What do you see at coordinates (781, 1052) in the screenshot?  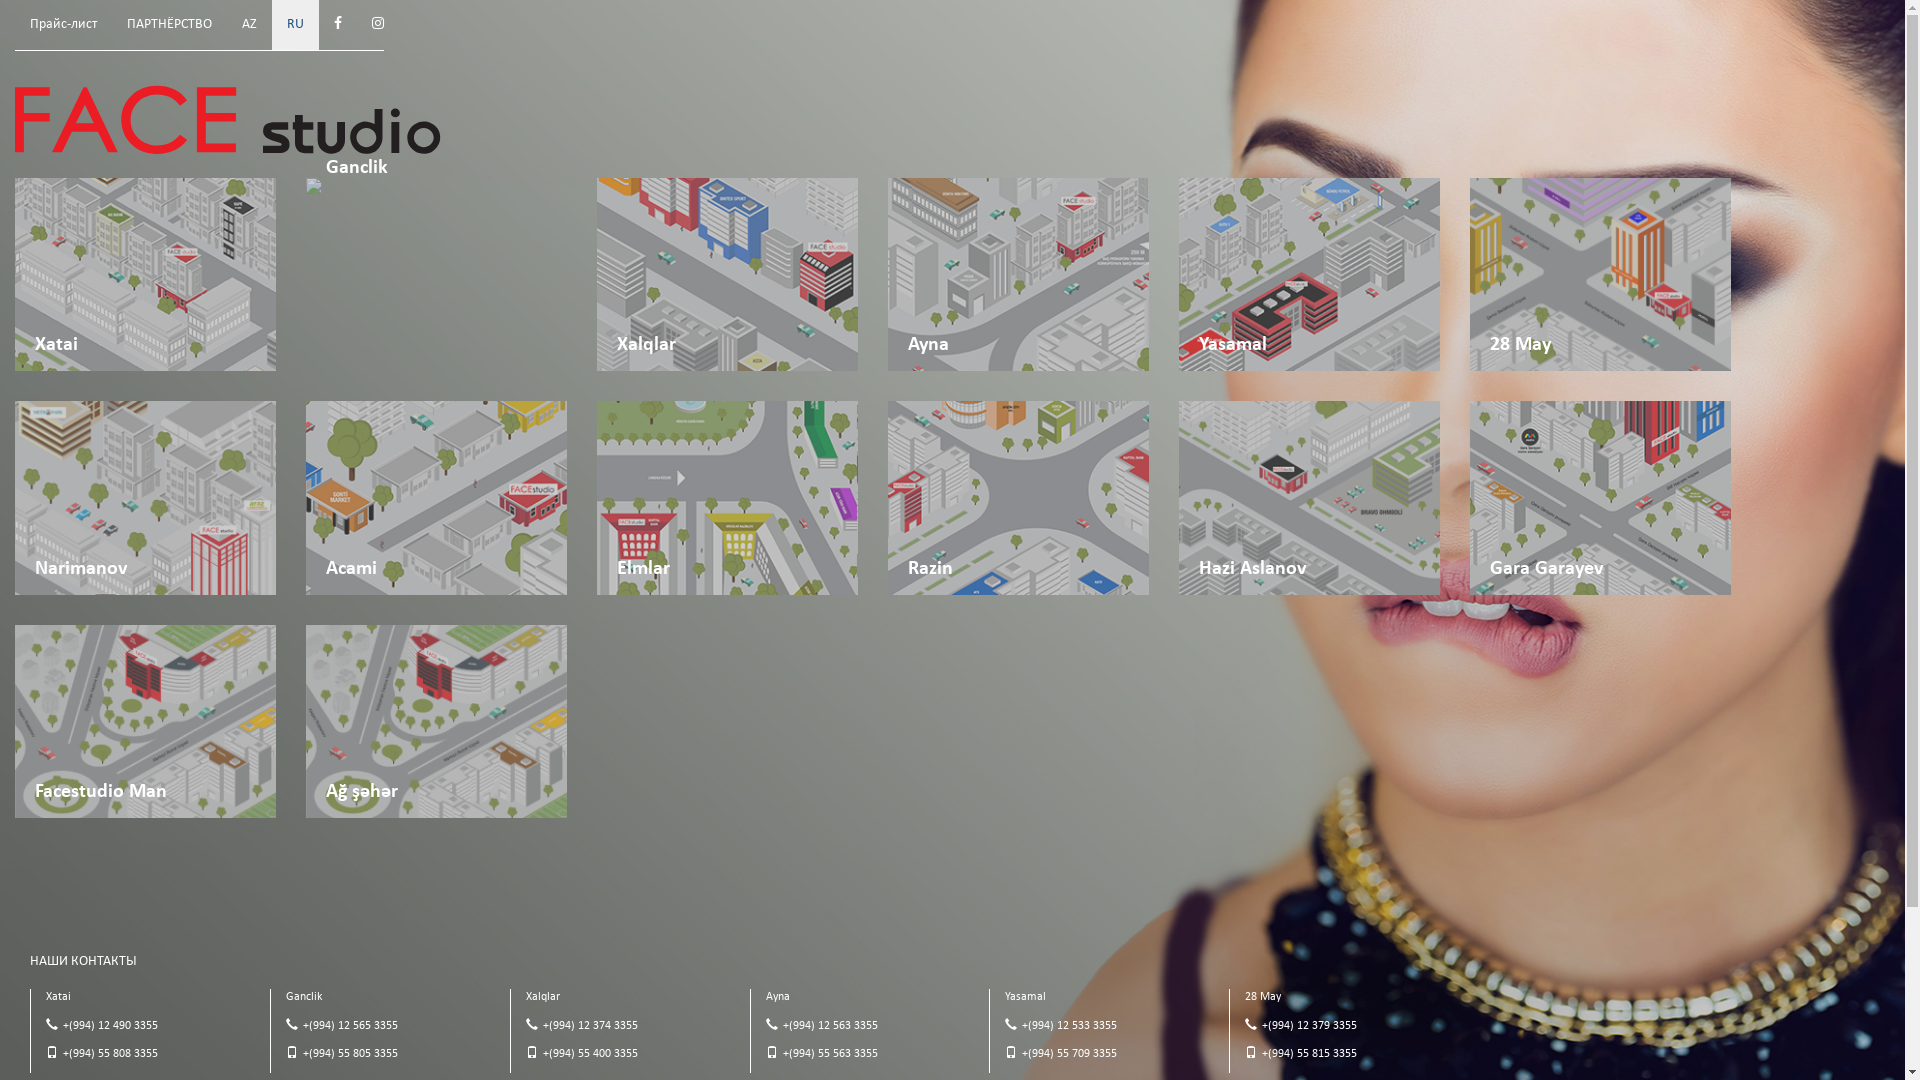 I see `'+(994) 55 563 3355'` at bounding box center [781, 1052].